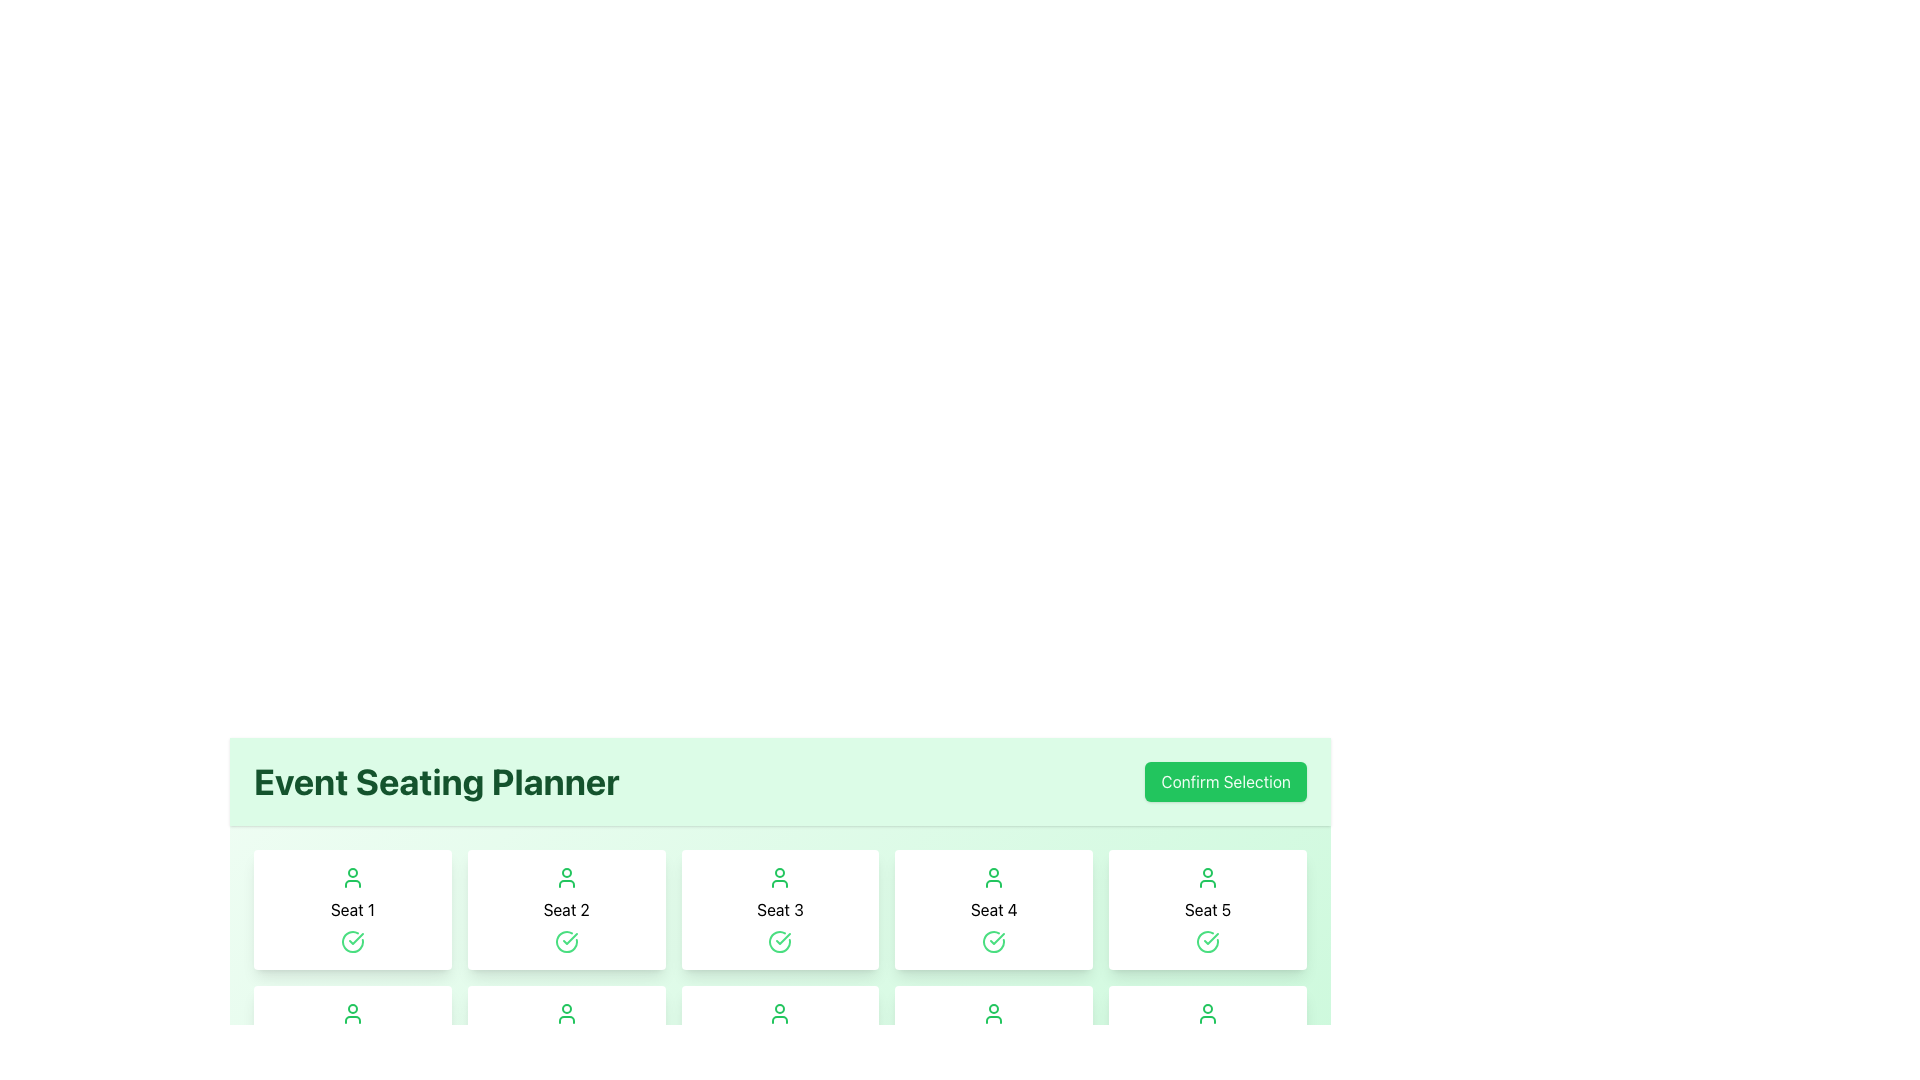  What do you see at coordinates (779, 910) in the screenshot?
I see `the third selectable seat card in the Event Seating Planner` at bounding box center [779, 910].